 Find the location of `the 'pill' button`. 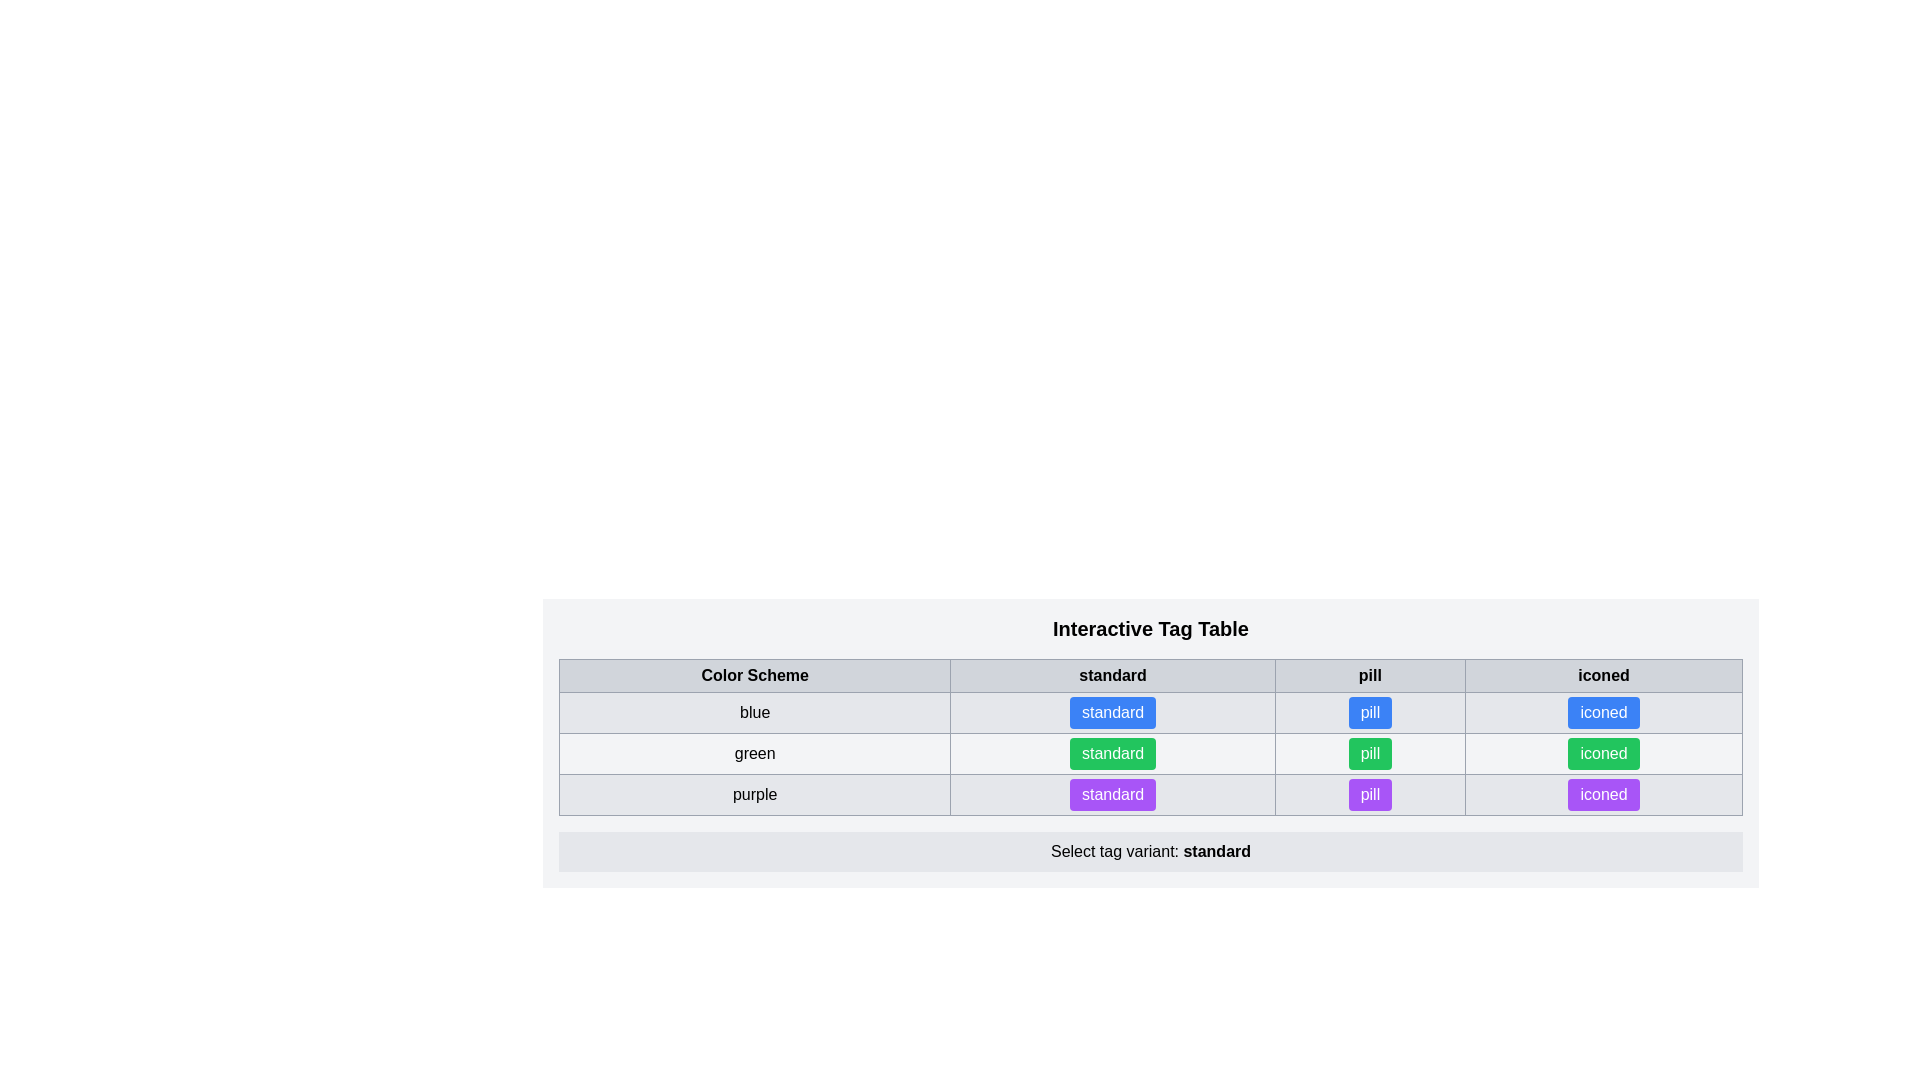

the 'pill' button is located at coordinates (1369, 753).